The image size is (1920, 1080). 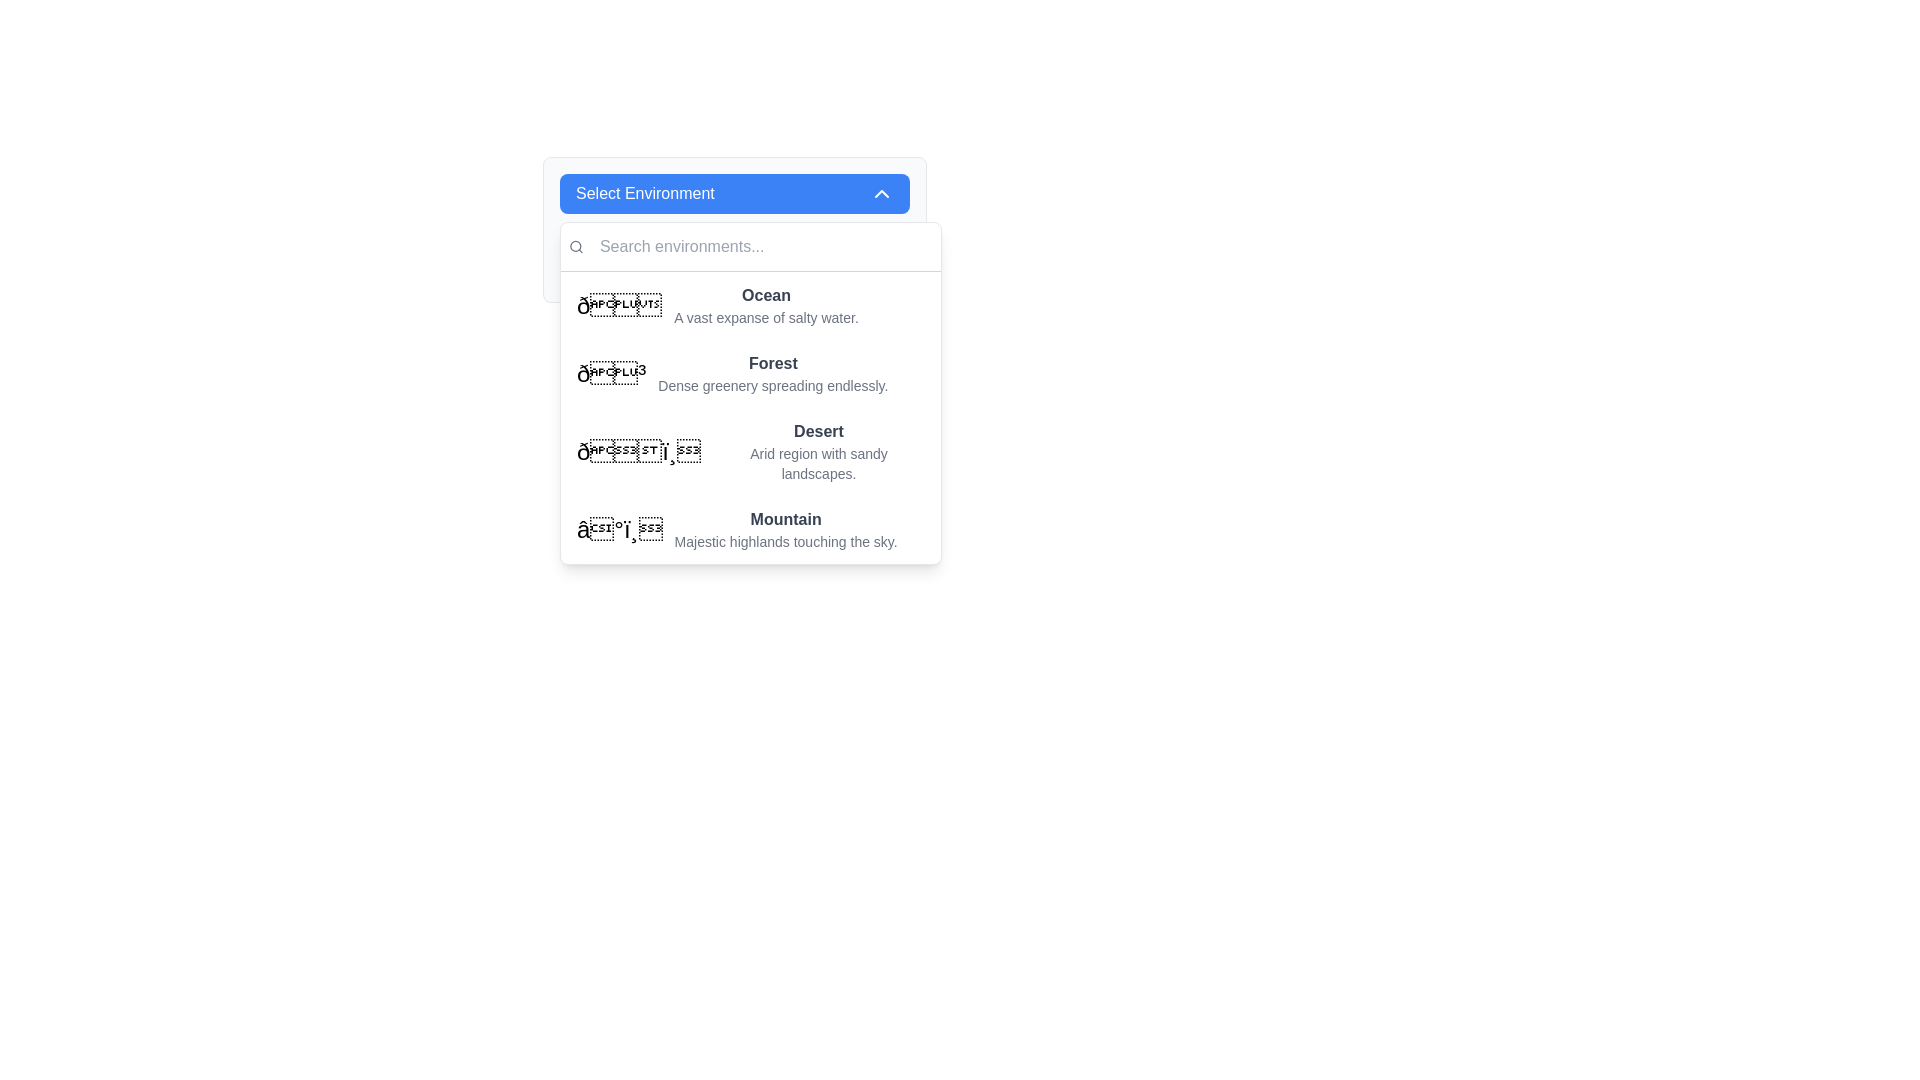 I want to click on the text label that serves as the title for the fourth item in a dropdown-style list, positioned between the 'Desert' item and its description 'Majestic highlands touching the sky.', so click(x=785, y=519).